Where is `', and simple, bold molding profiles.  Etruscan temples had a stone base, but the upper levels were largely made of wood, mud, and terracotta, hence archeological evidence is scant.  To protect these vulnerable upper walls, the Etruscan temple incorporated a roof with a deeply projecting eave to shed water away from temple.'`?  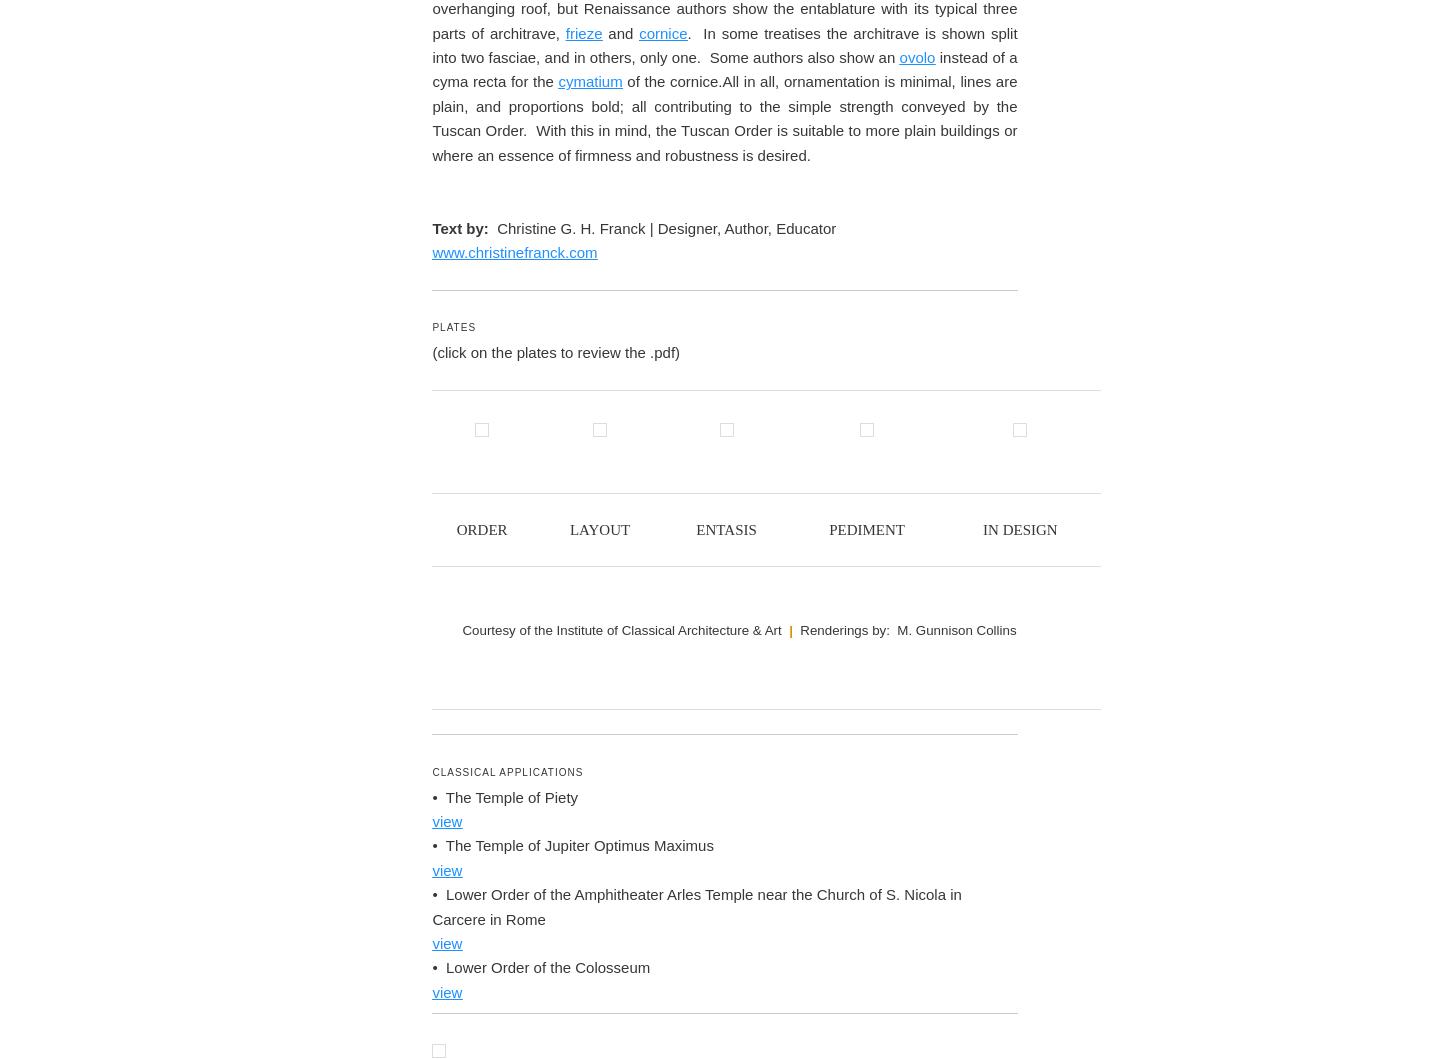 ', and simple, bold molding profiles.  Etruscan temples had a stone base, but the upper levels were largely made of wood, mud, and terracotta, hence archeological evidence is scant.  To protect these vulnerable upper walls, the Etruscan temple incorporated a roof with a deeply projecting eave to shed water away from temple.' is located at coordinates (723, 614).